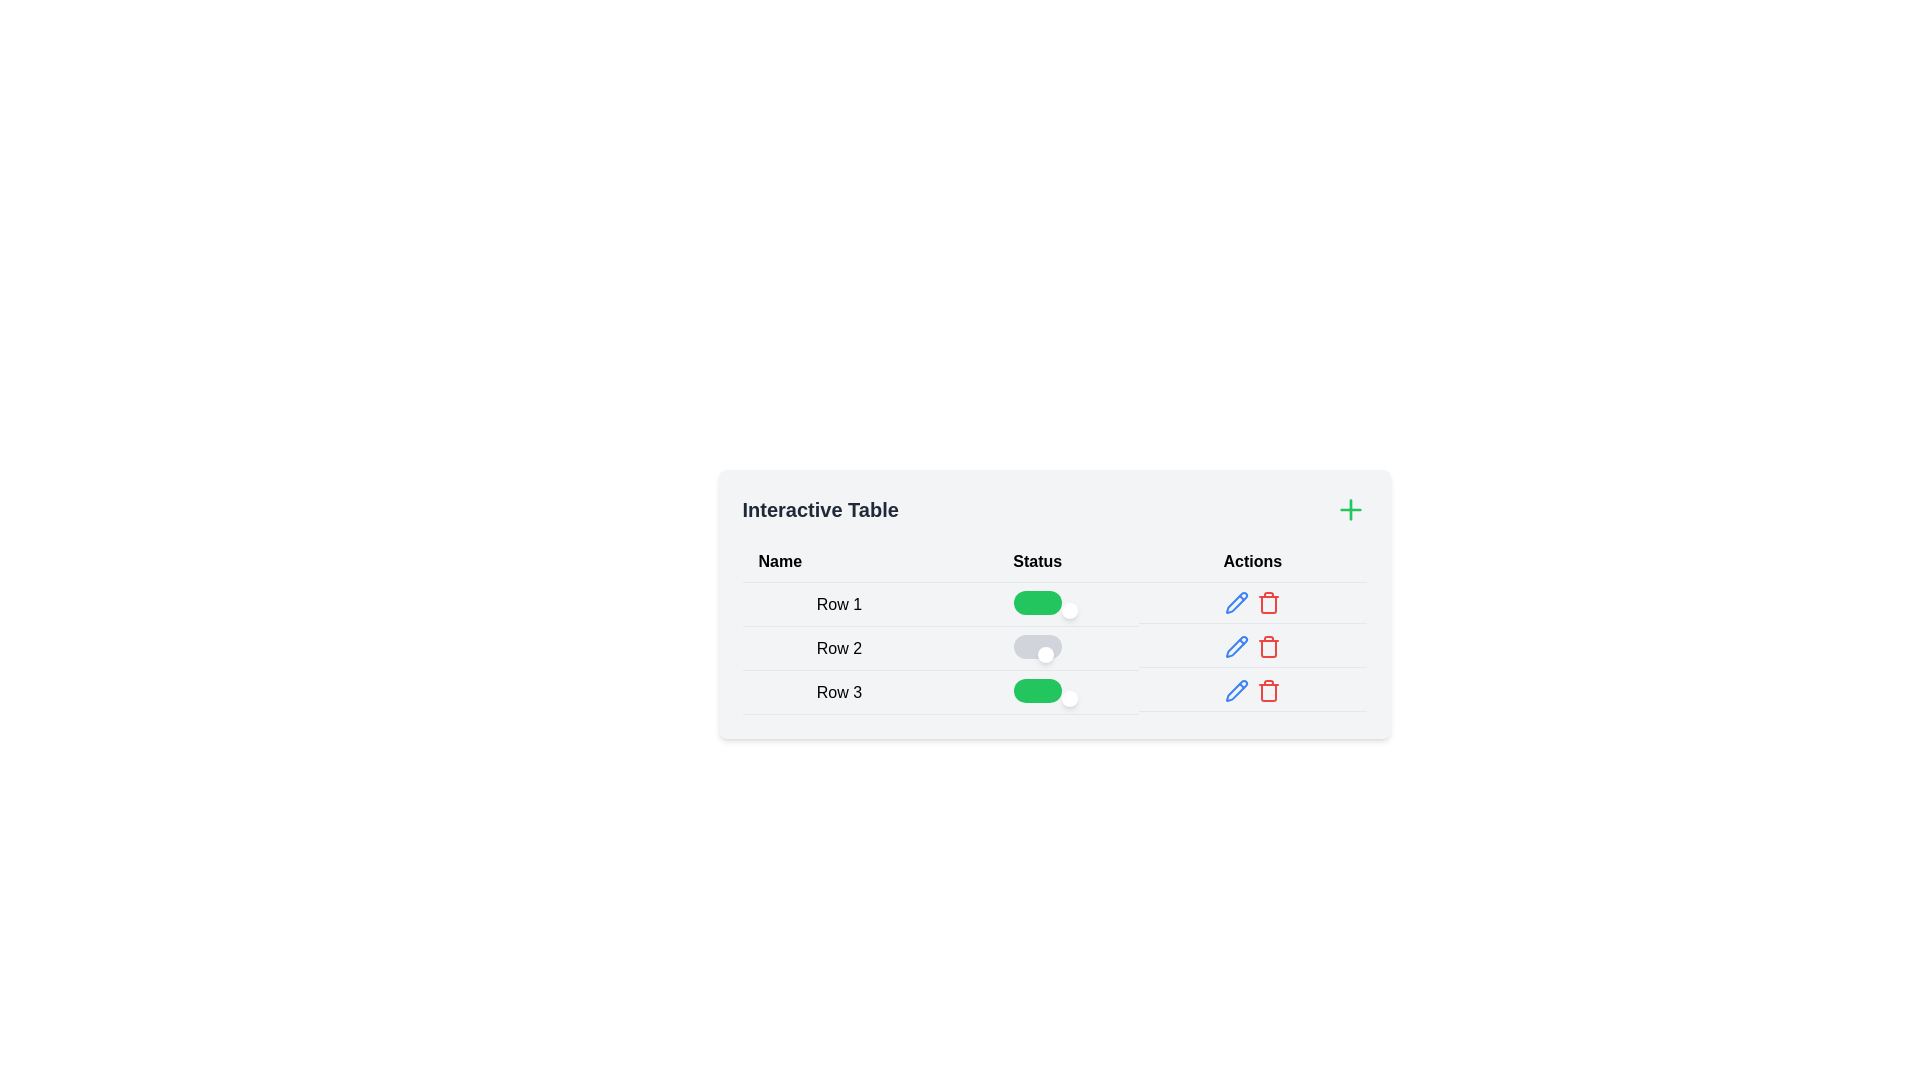  Describe the element at coordinates (1068, 609) in the screenshot. I see `the toggle switch knob located in the 'Status' column of 'Row 1'` at that location.